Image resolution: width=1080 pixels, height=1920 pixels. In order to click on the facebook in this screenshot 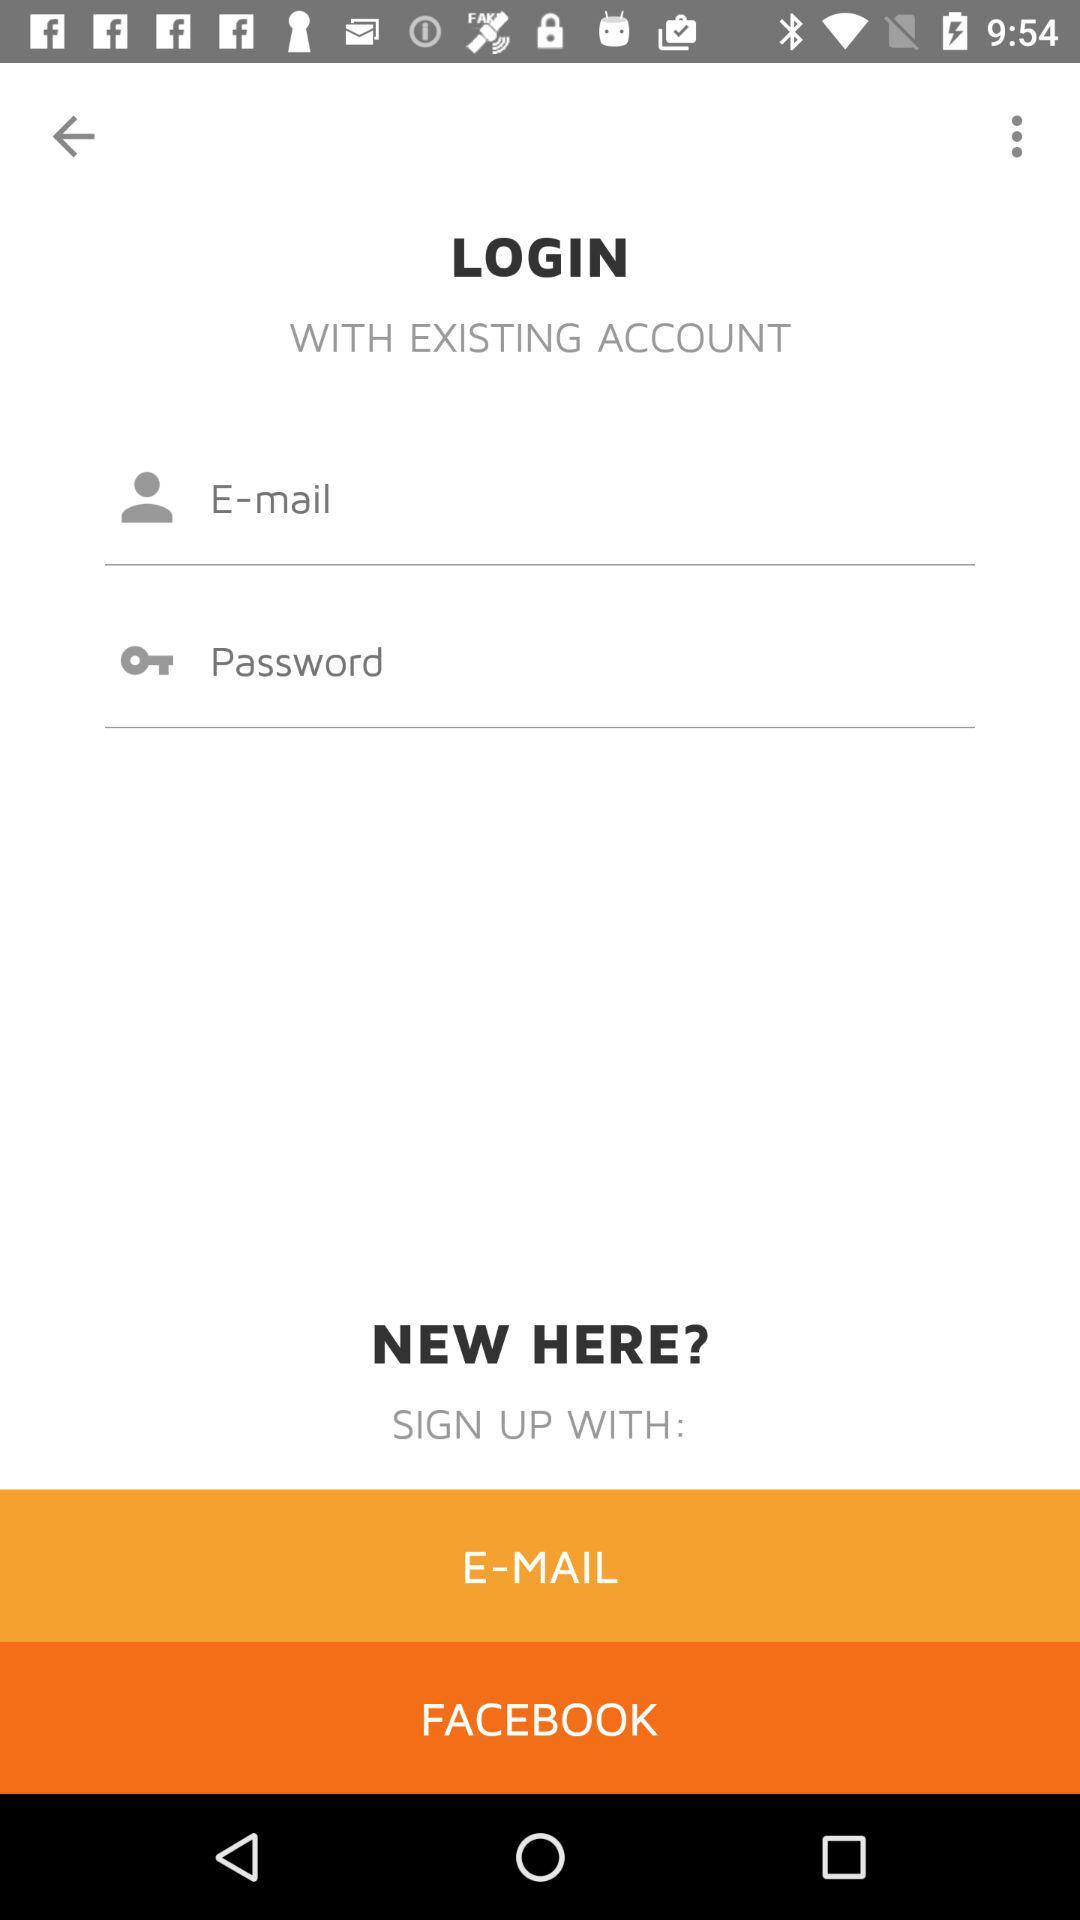, I will do `click(540, 1716)`.